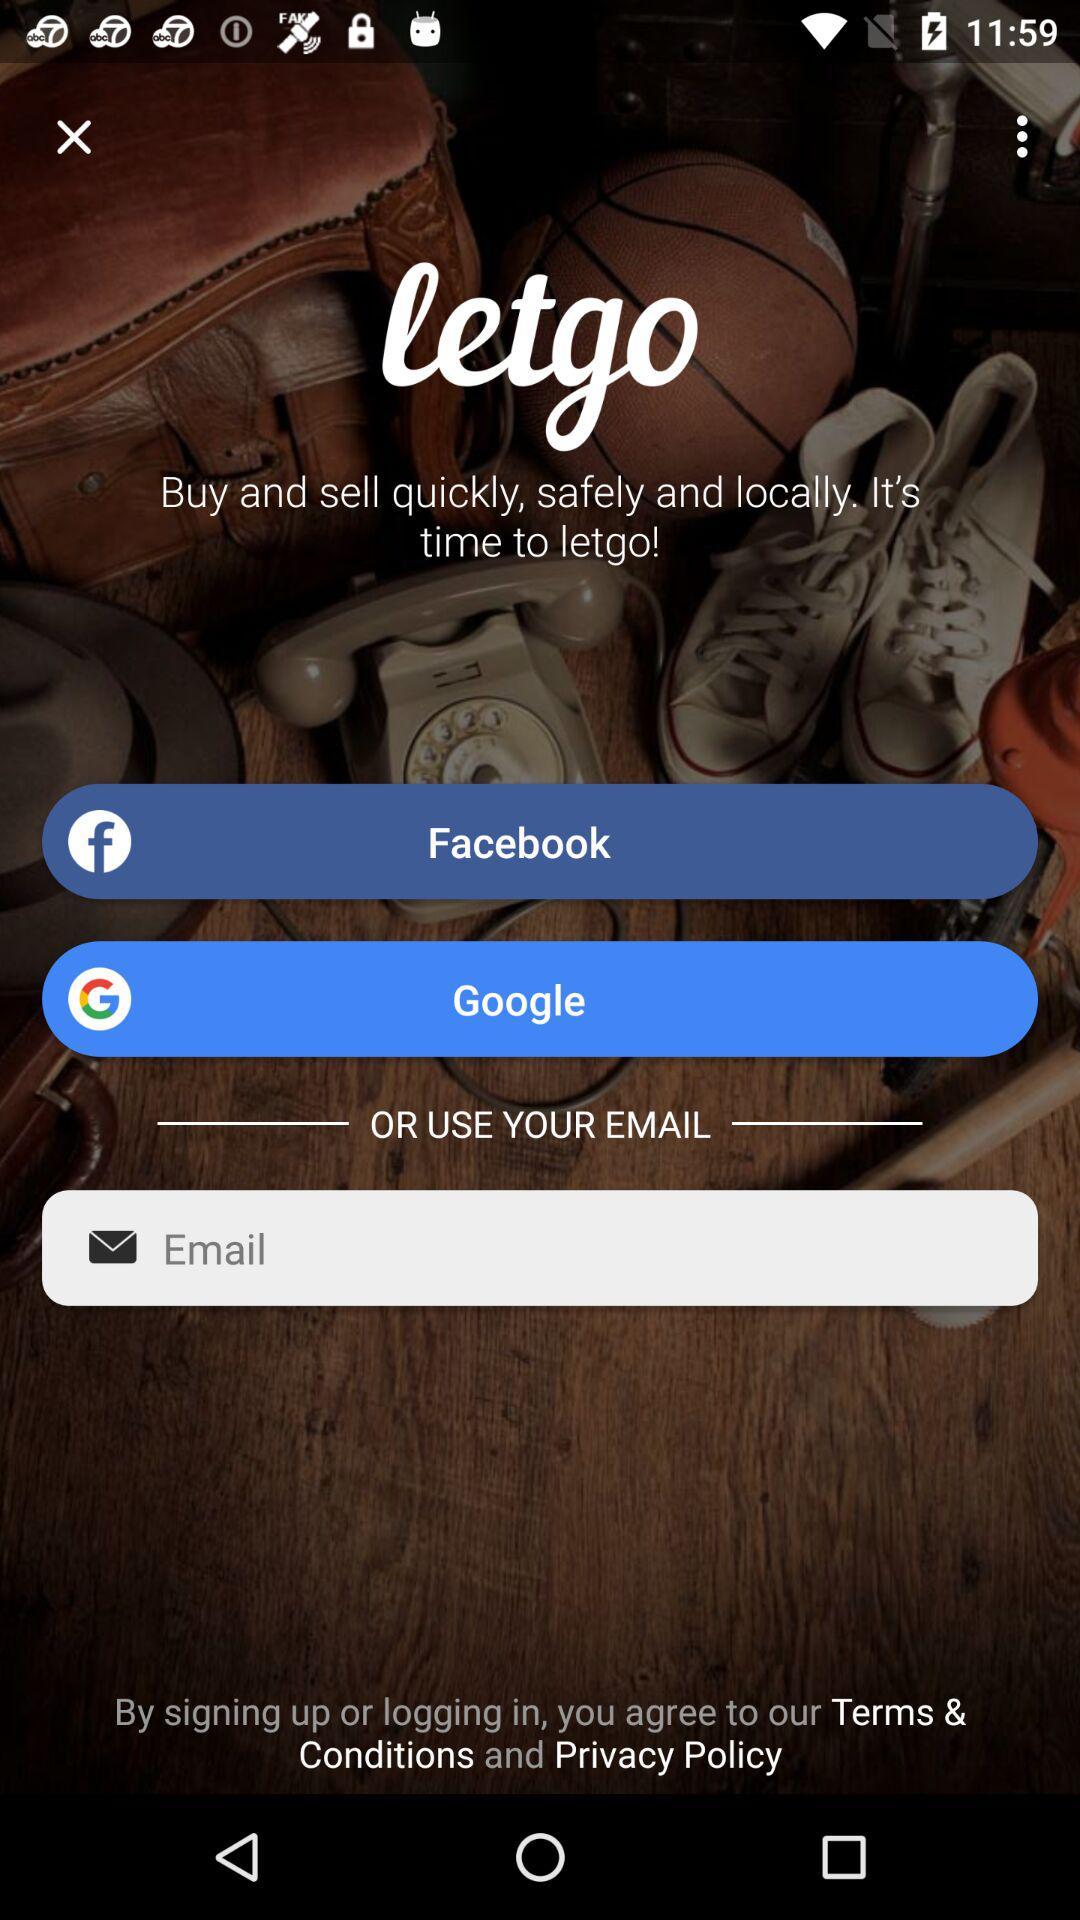 Image resolution: width=1080 pixels, height=1920 pixels. What do you see at coordinates (1027, 135) in the screenshot?
I see `item at the top right corner` at bounding box center [1027, 135].